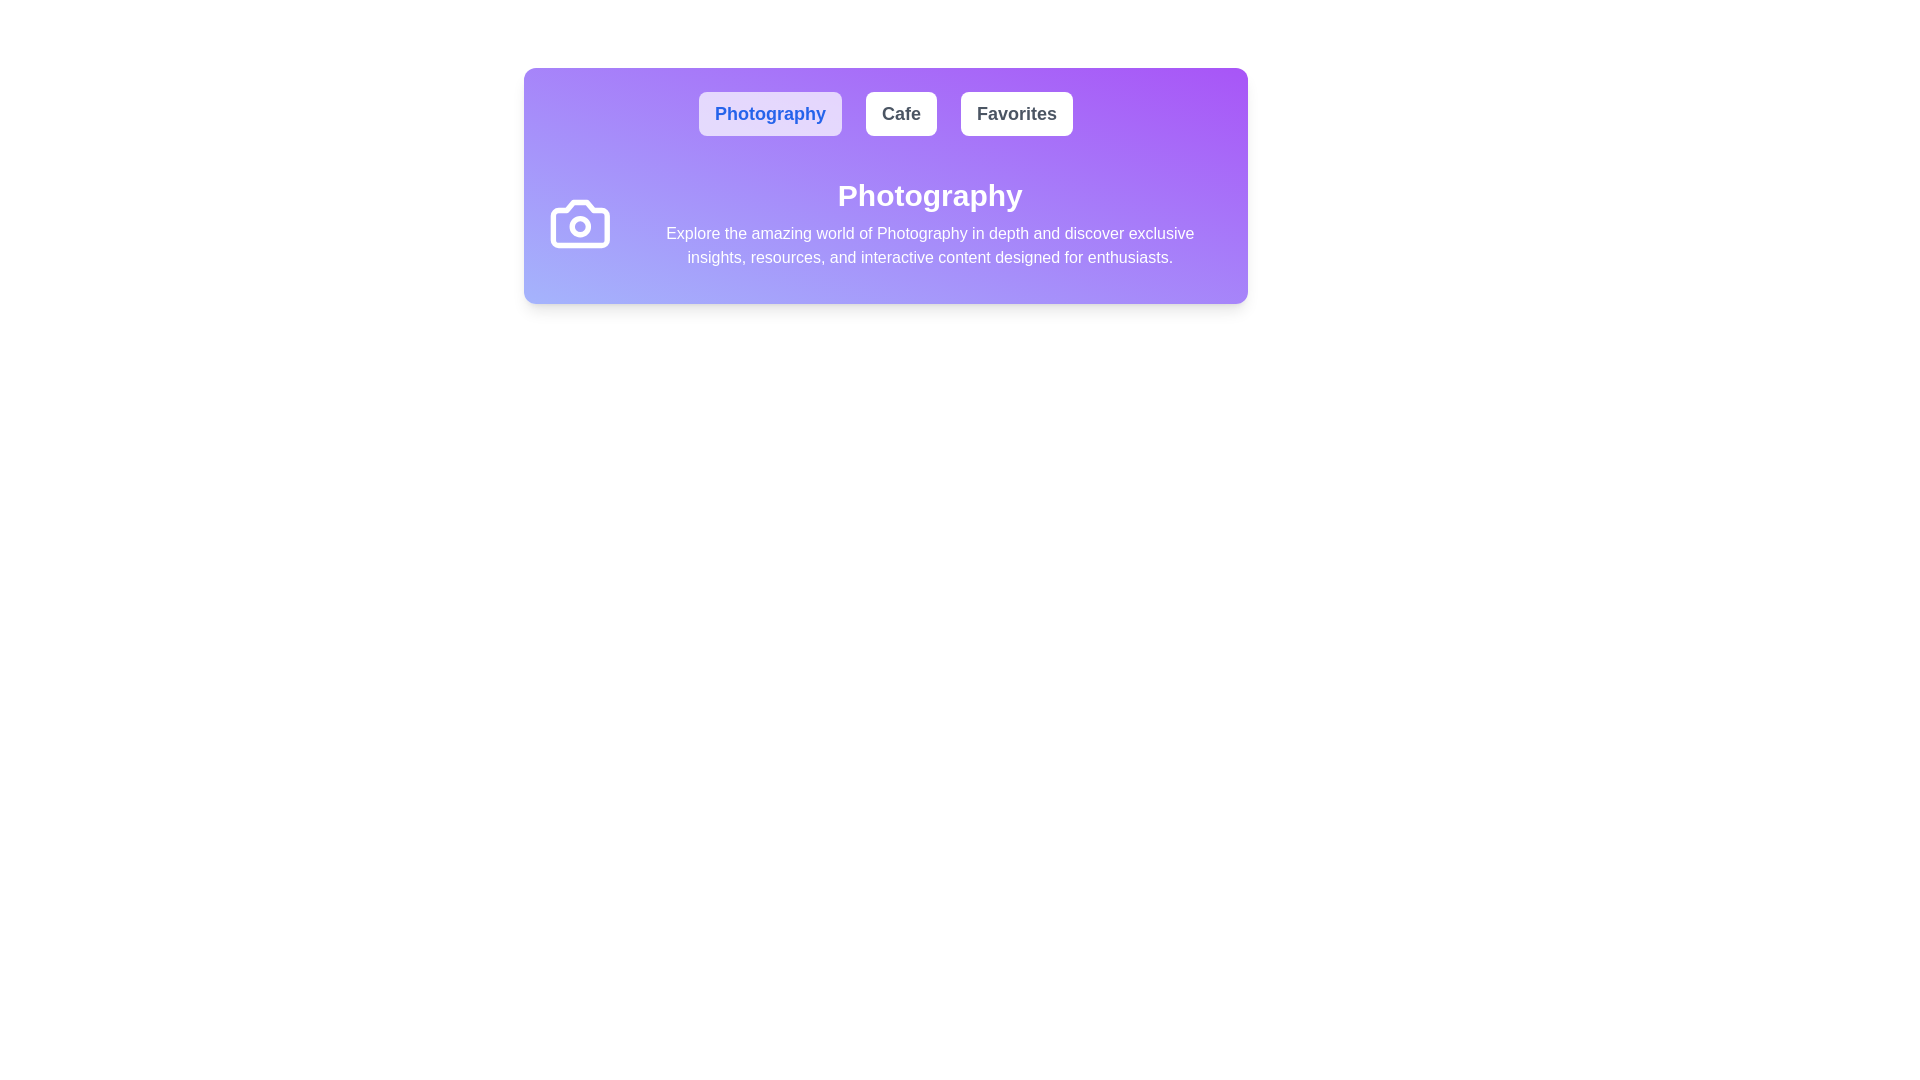  Describe the element at coordinates (929, 196) in the screenshot. I see `text from the Photography label located near the top of the interface` at that location.